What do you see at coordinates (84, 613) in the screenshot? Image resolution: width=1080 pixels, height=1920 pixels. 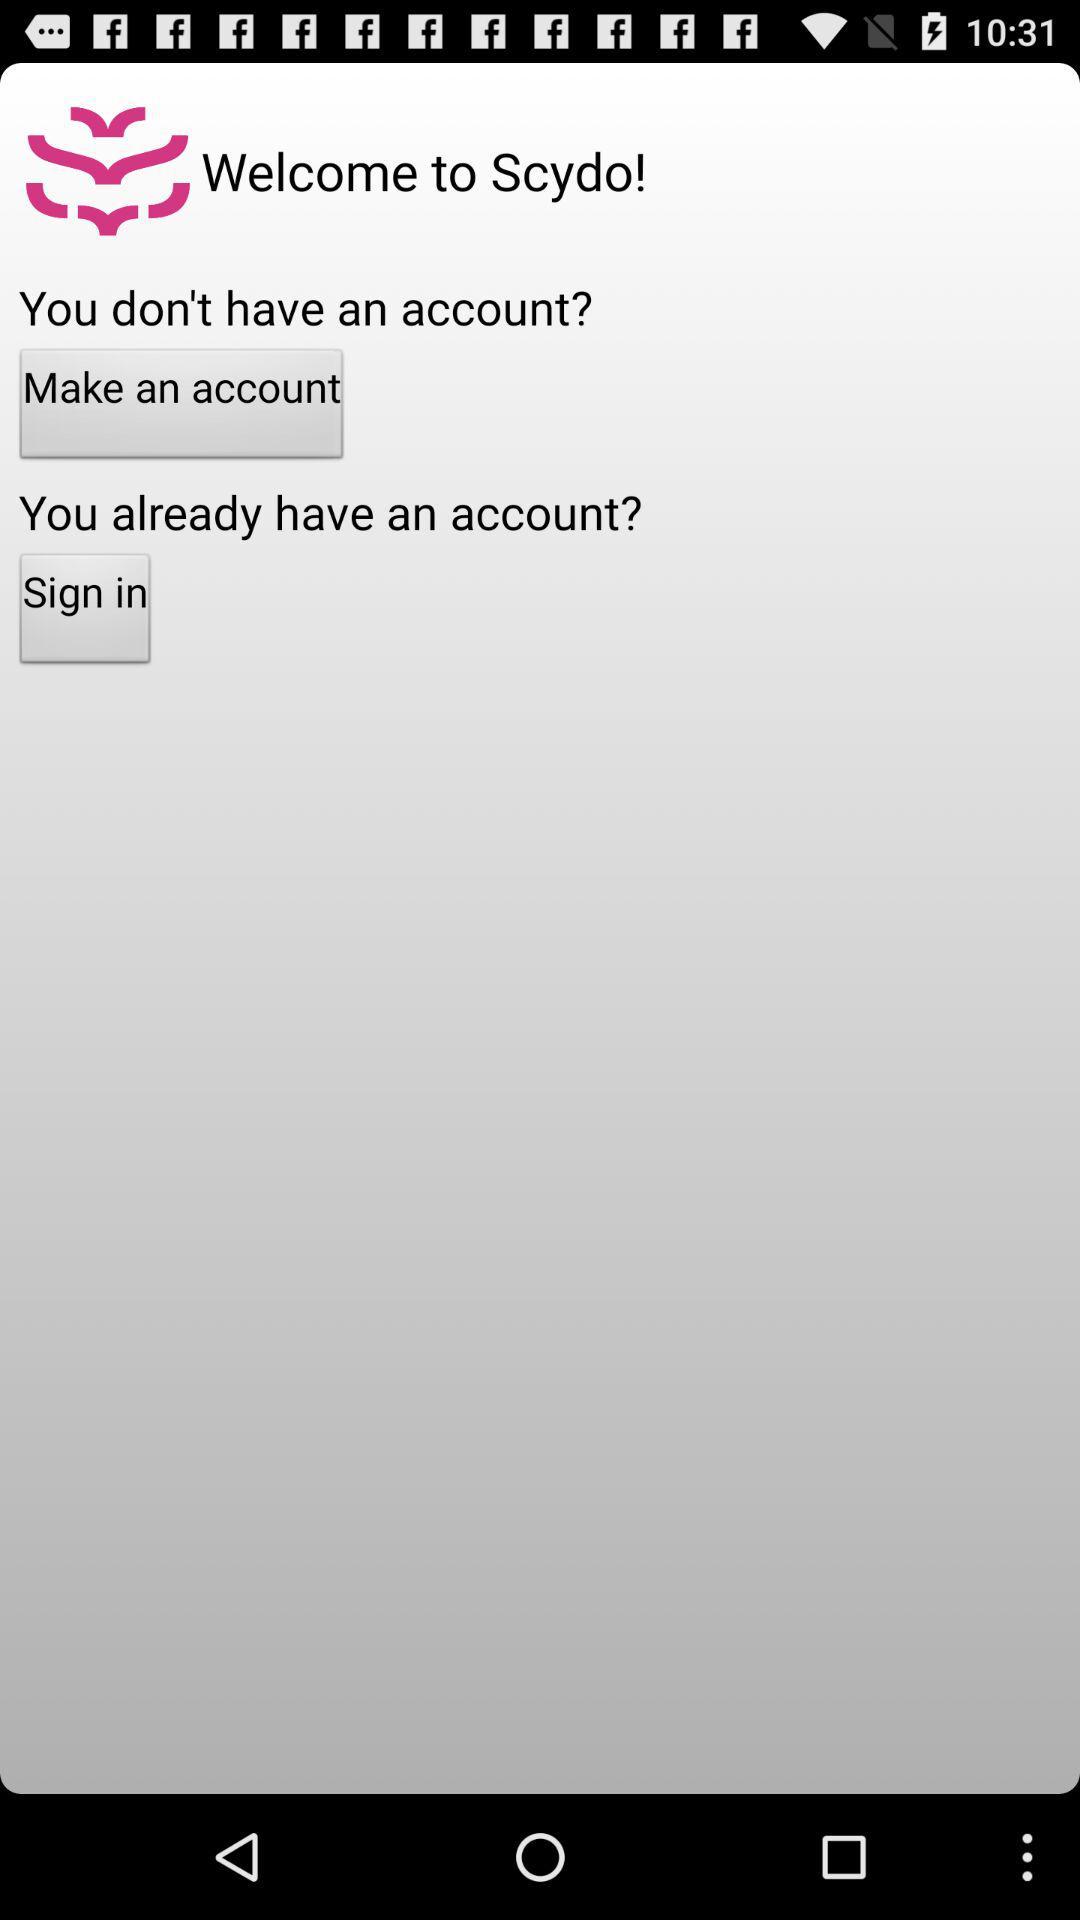 I see `sign in` at bounding box center [84, 613].